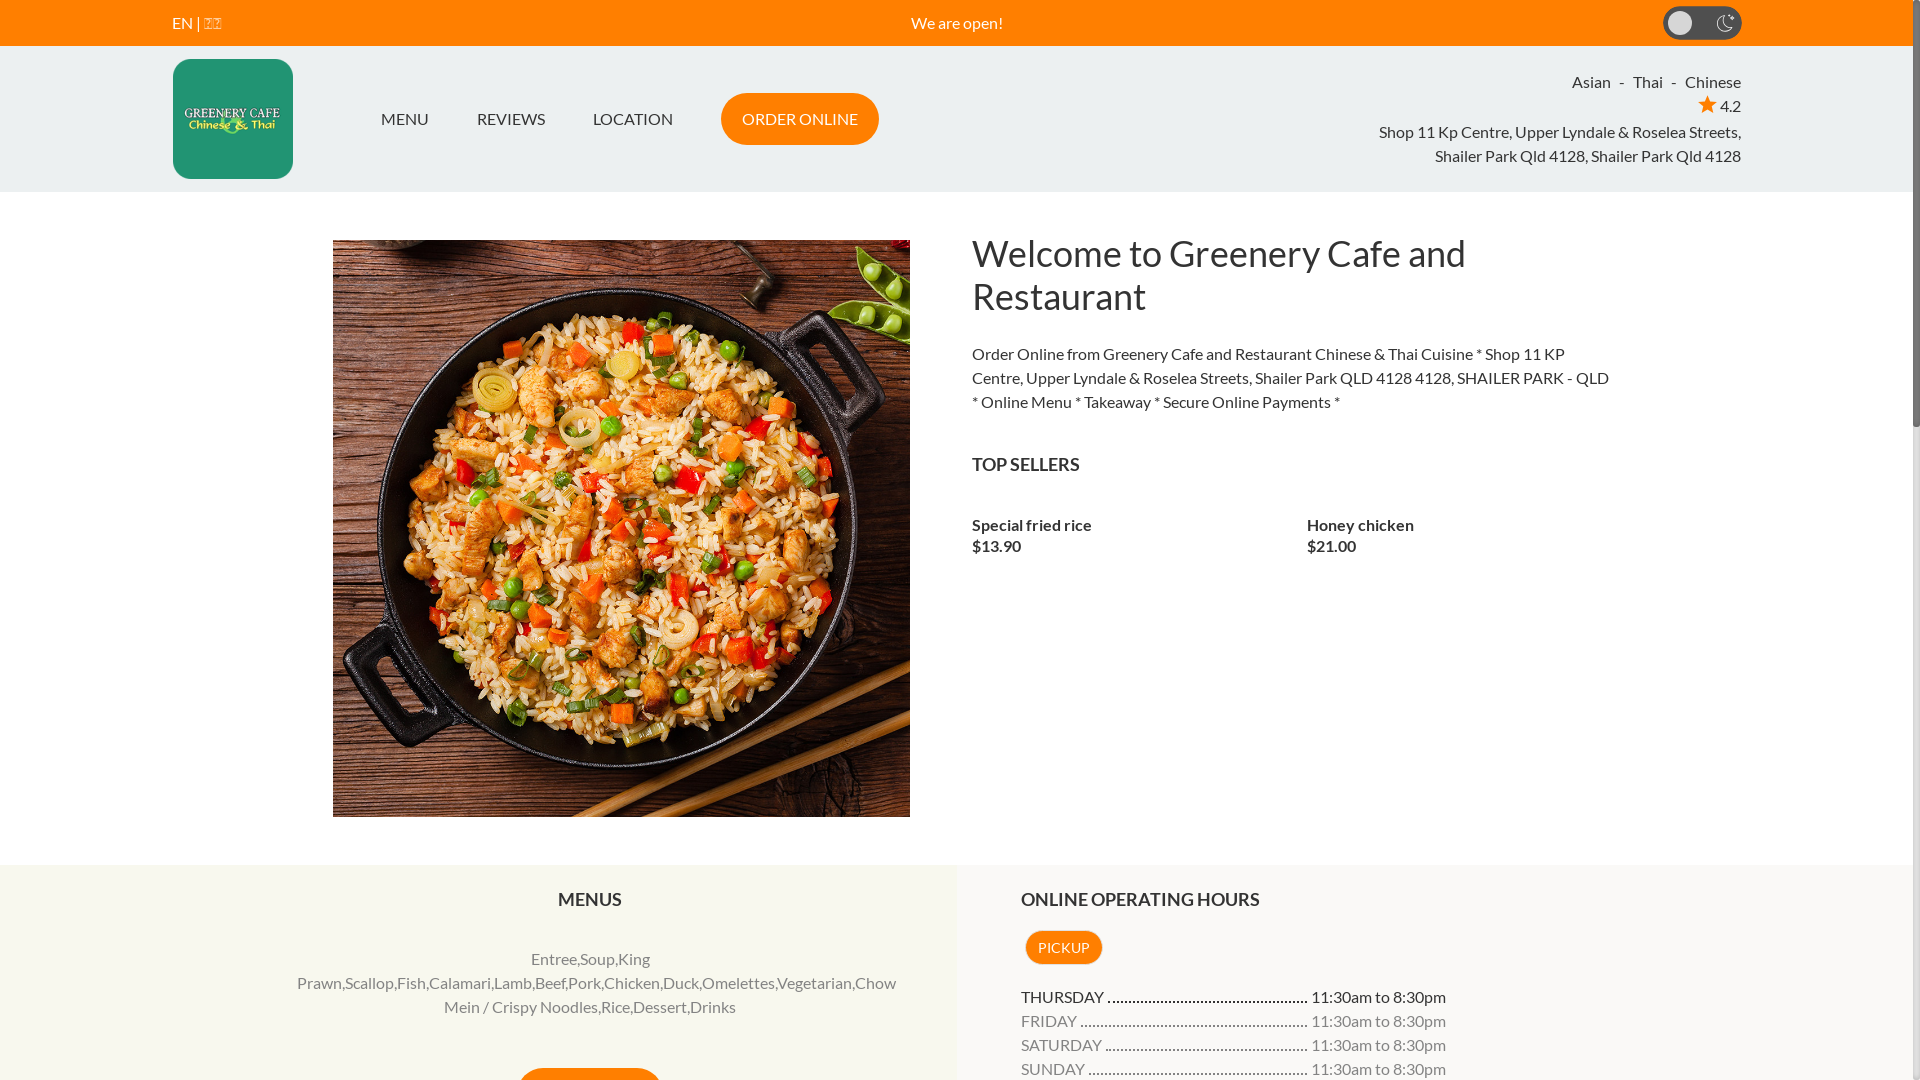 Image resolution: width=1920 pixels, height=1080 pixels. Describe the element at coordinates (596, 957) in the screenshot. I see `'Soup'` at that location.